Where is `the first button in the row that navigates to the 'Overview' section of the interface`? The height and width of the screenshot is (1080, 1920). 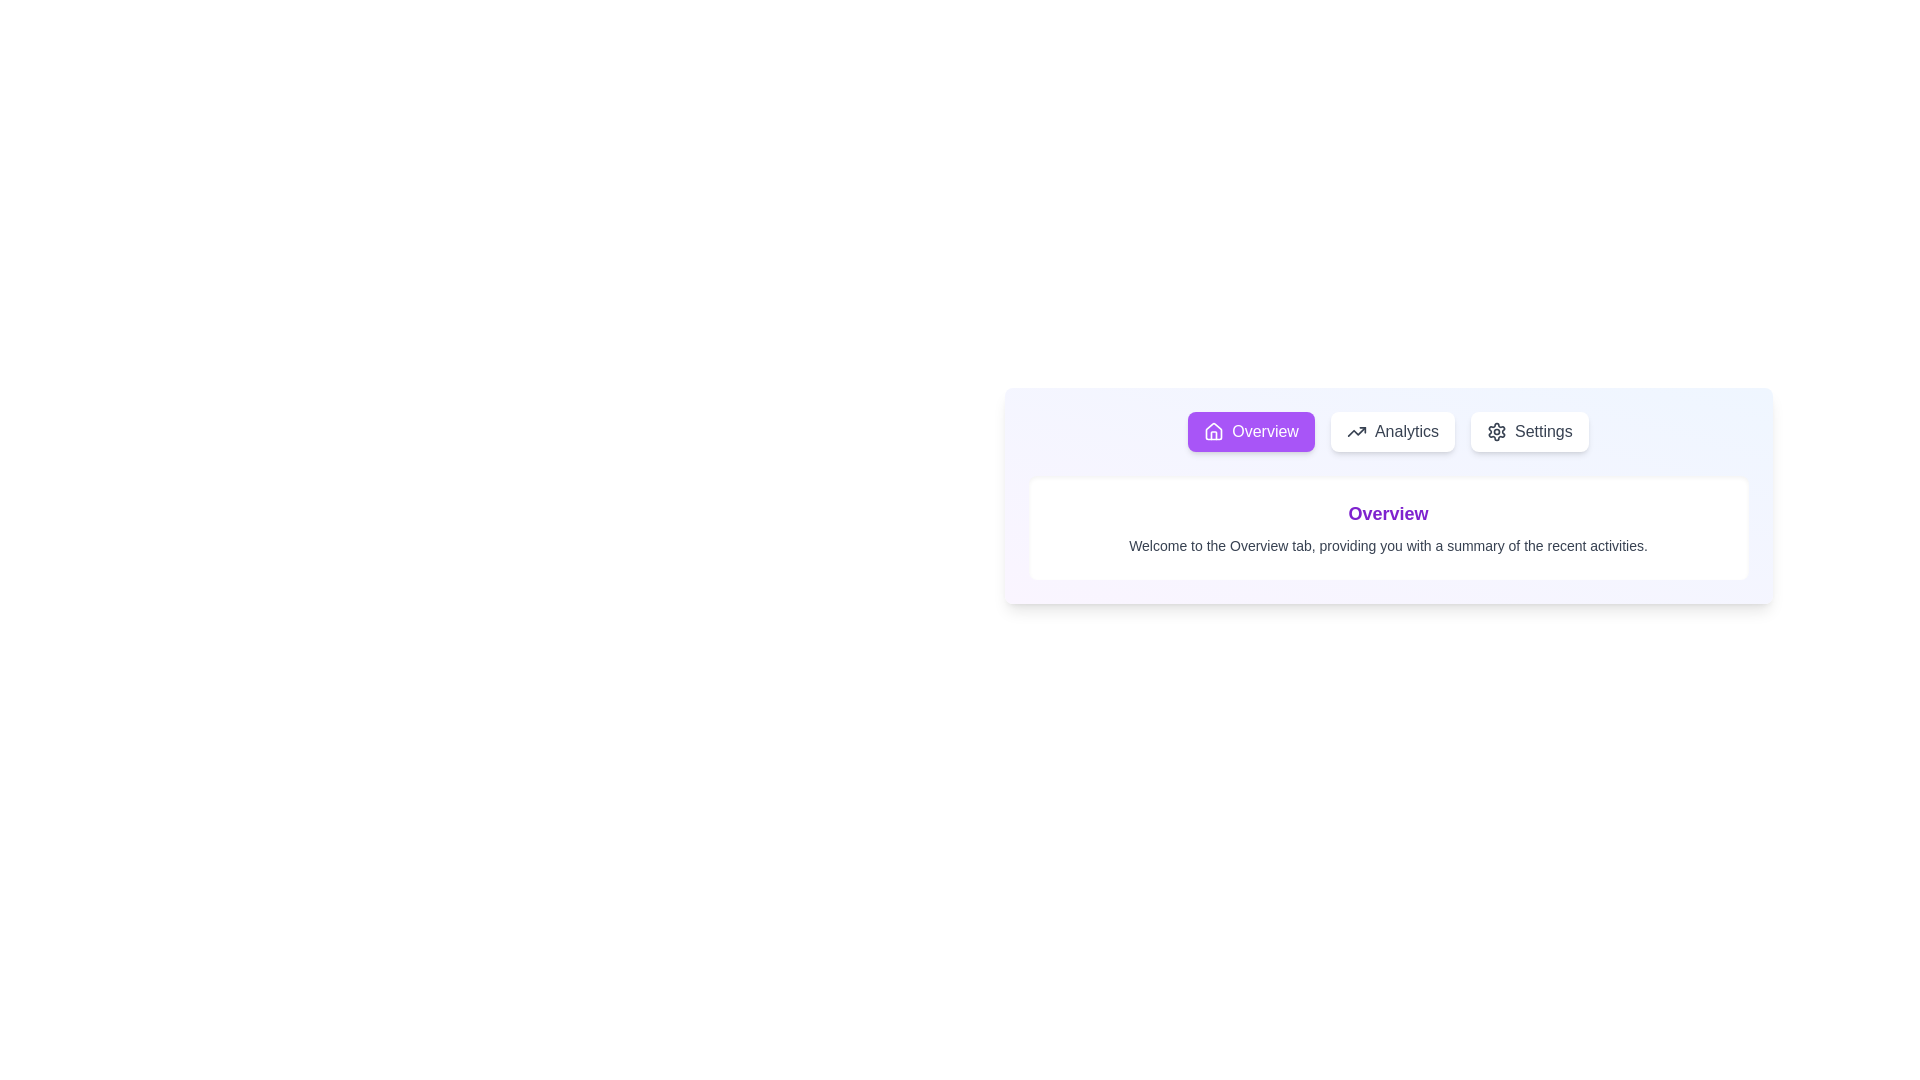 the first button in the row that navigates to the 'Overview' section of the interface is located at coordinates (1250, 431).